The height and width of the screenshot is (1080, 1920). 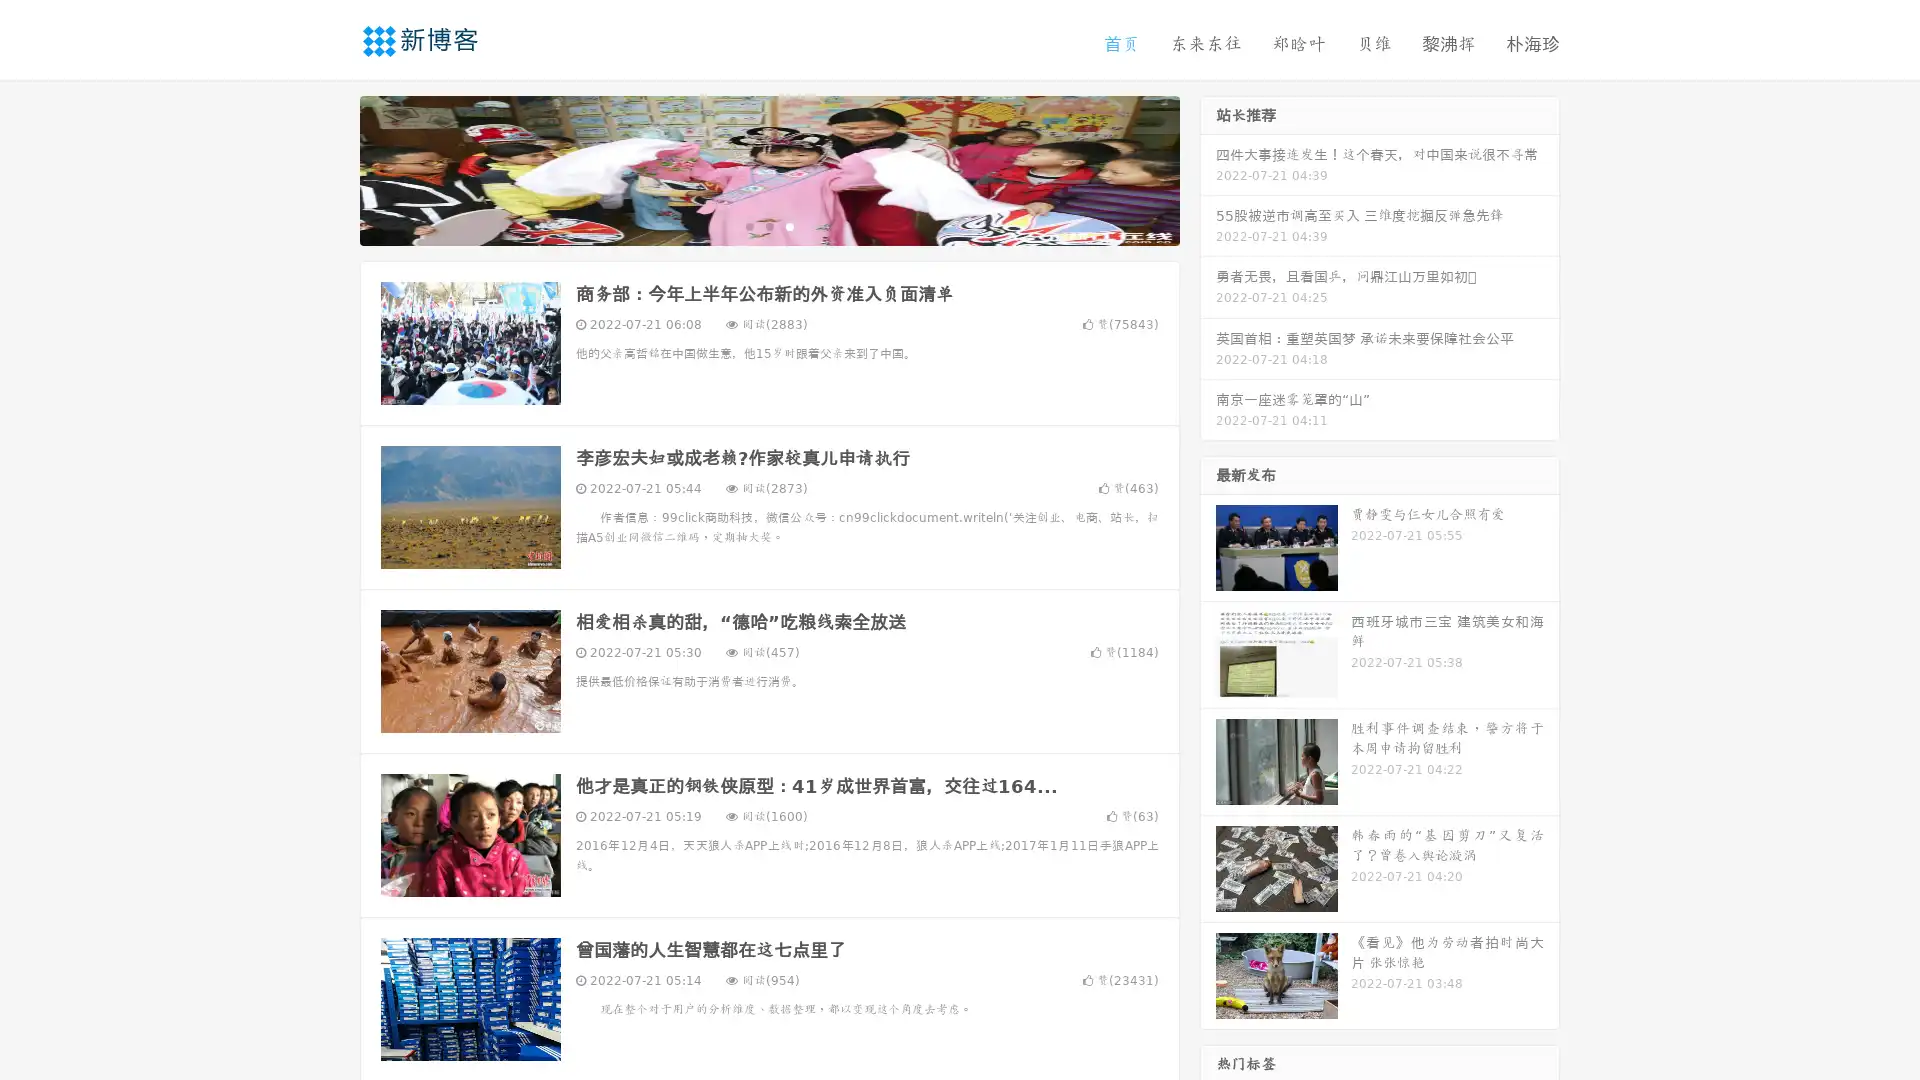 I want to click on Go to slide 1, so click(x=748, y=225).